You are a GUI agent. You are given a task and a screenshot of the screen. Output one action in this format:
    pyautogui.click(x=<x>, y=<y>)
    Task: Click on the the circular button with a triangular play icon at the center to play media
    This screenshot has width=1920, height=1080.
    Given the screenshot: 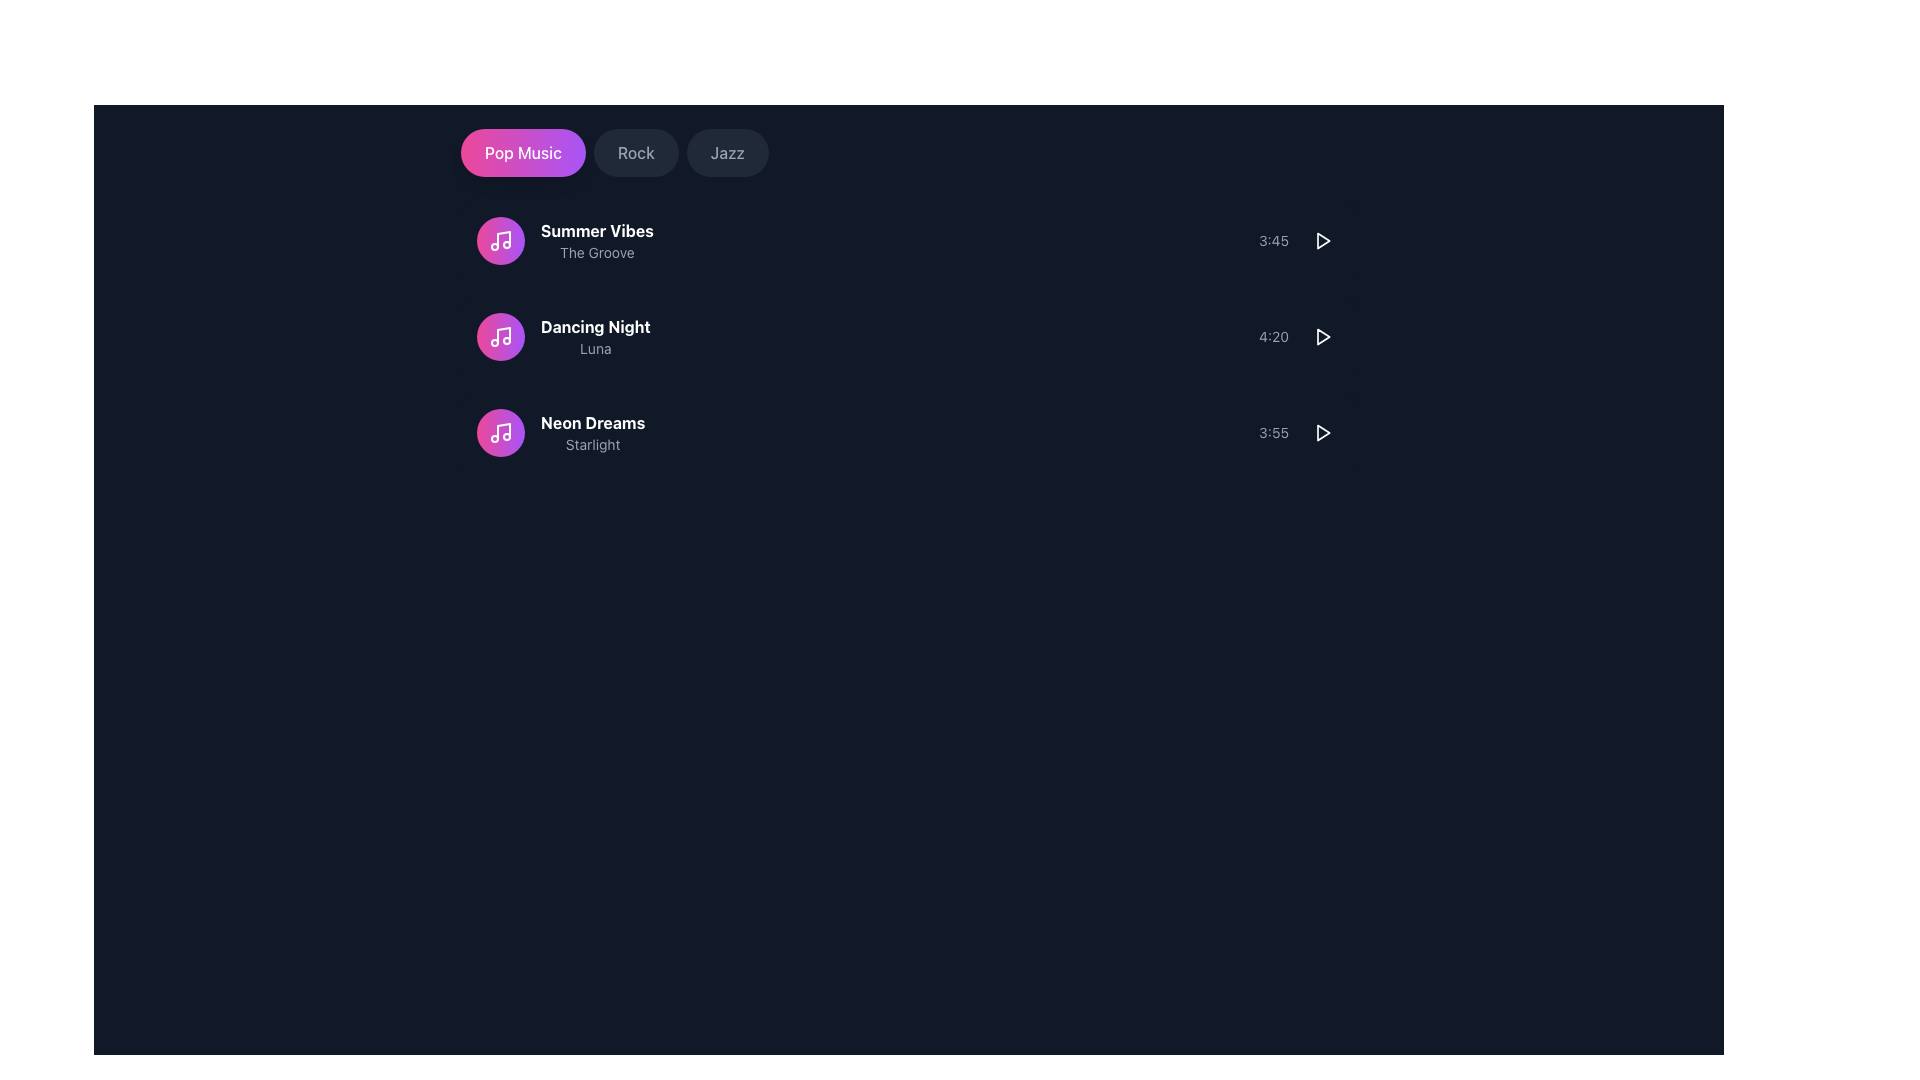 What is the action you would take?
    pyautogui.click(x=1323, y=431)
    